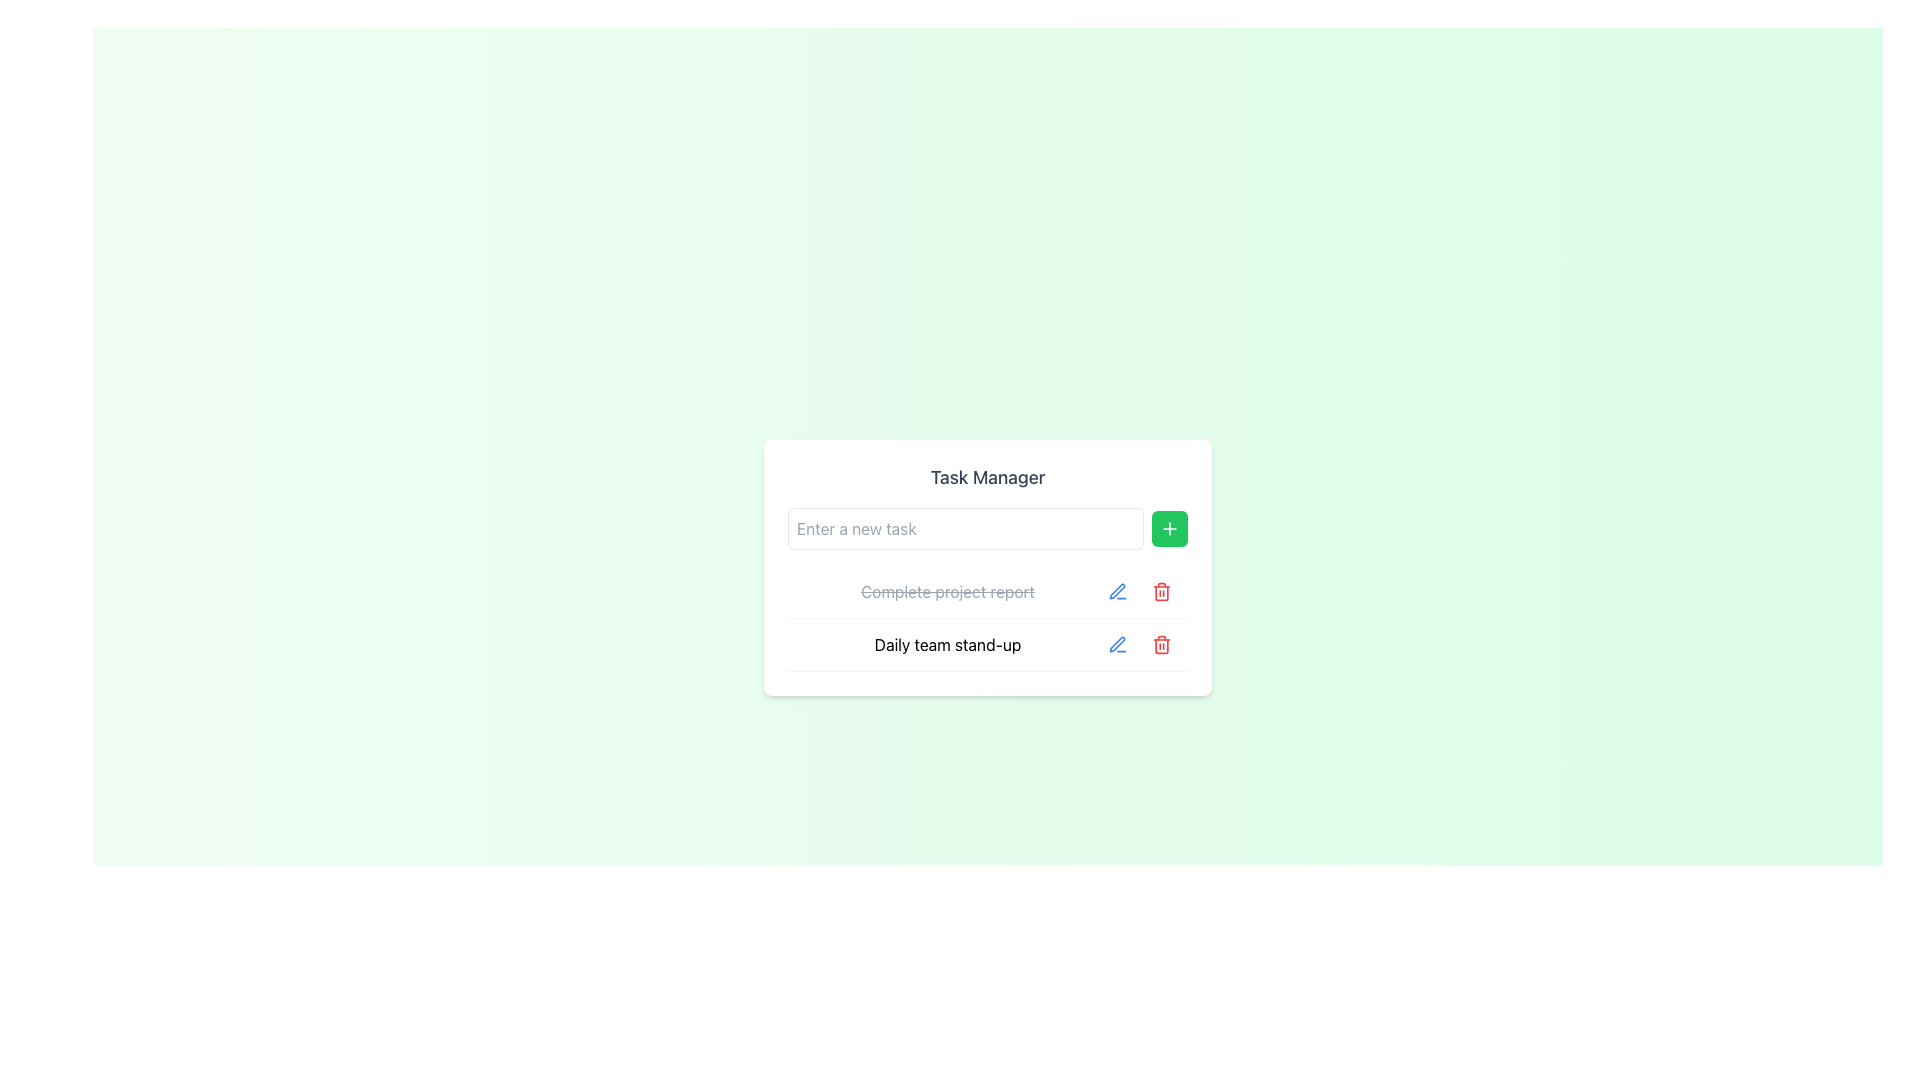 The image size is (1920, 1080). Describe the element at coordinates (988, 478) in the screenshot. I see `text label at the top of the white card that serves as a section header for the task input area` at that location.